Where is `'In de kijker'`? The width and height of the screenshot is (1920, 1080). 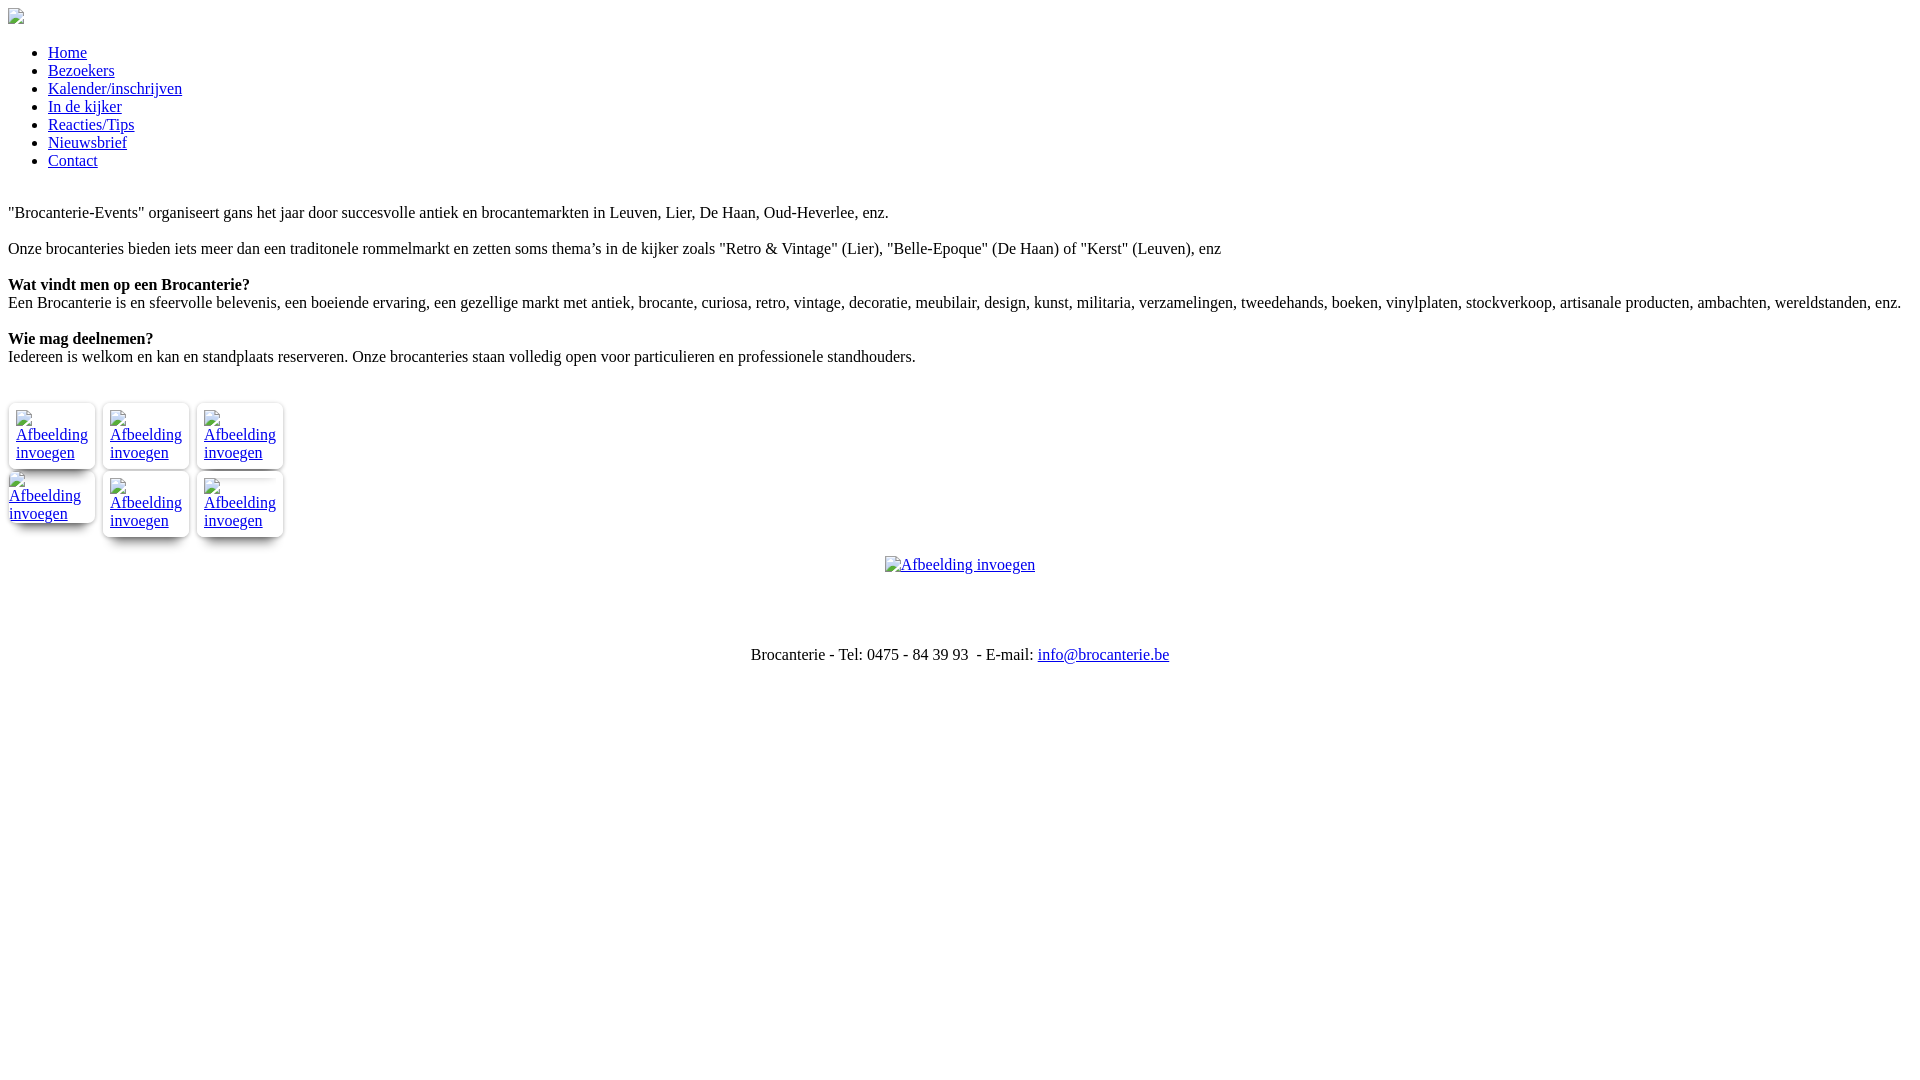
'In de kijker' is located at coordinates (84, 106).